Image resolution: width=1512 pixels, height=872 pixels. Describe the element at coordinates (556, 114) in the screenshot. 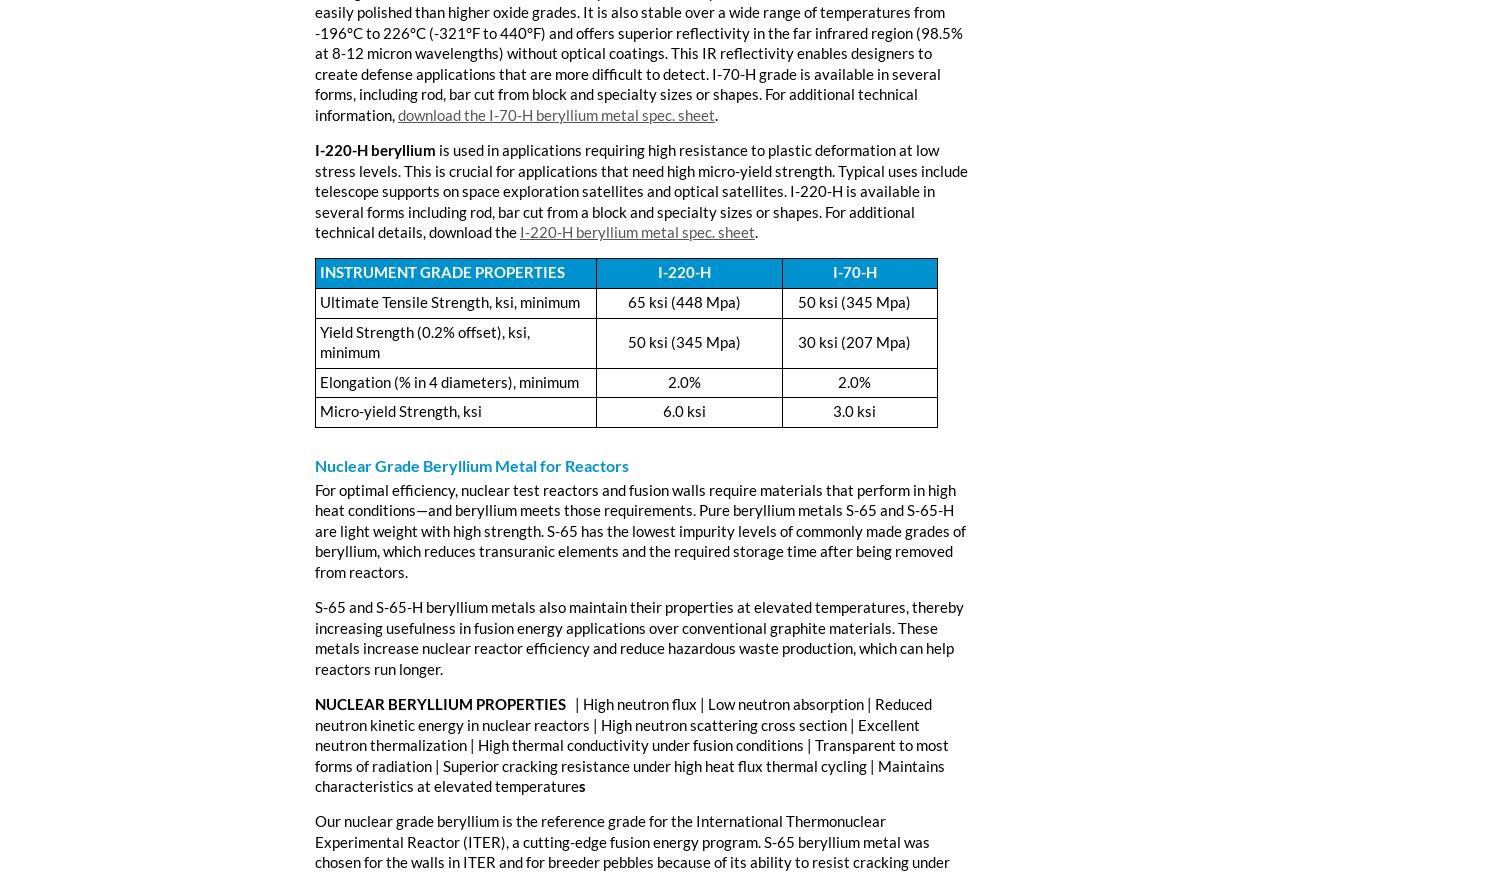

I see `'download the I-70-H beryllium metal spec. sheet'` at that location.